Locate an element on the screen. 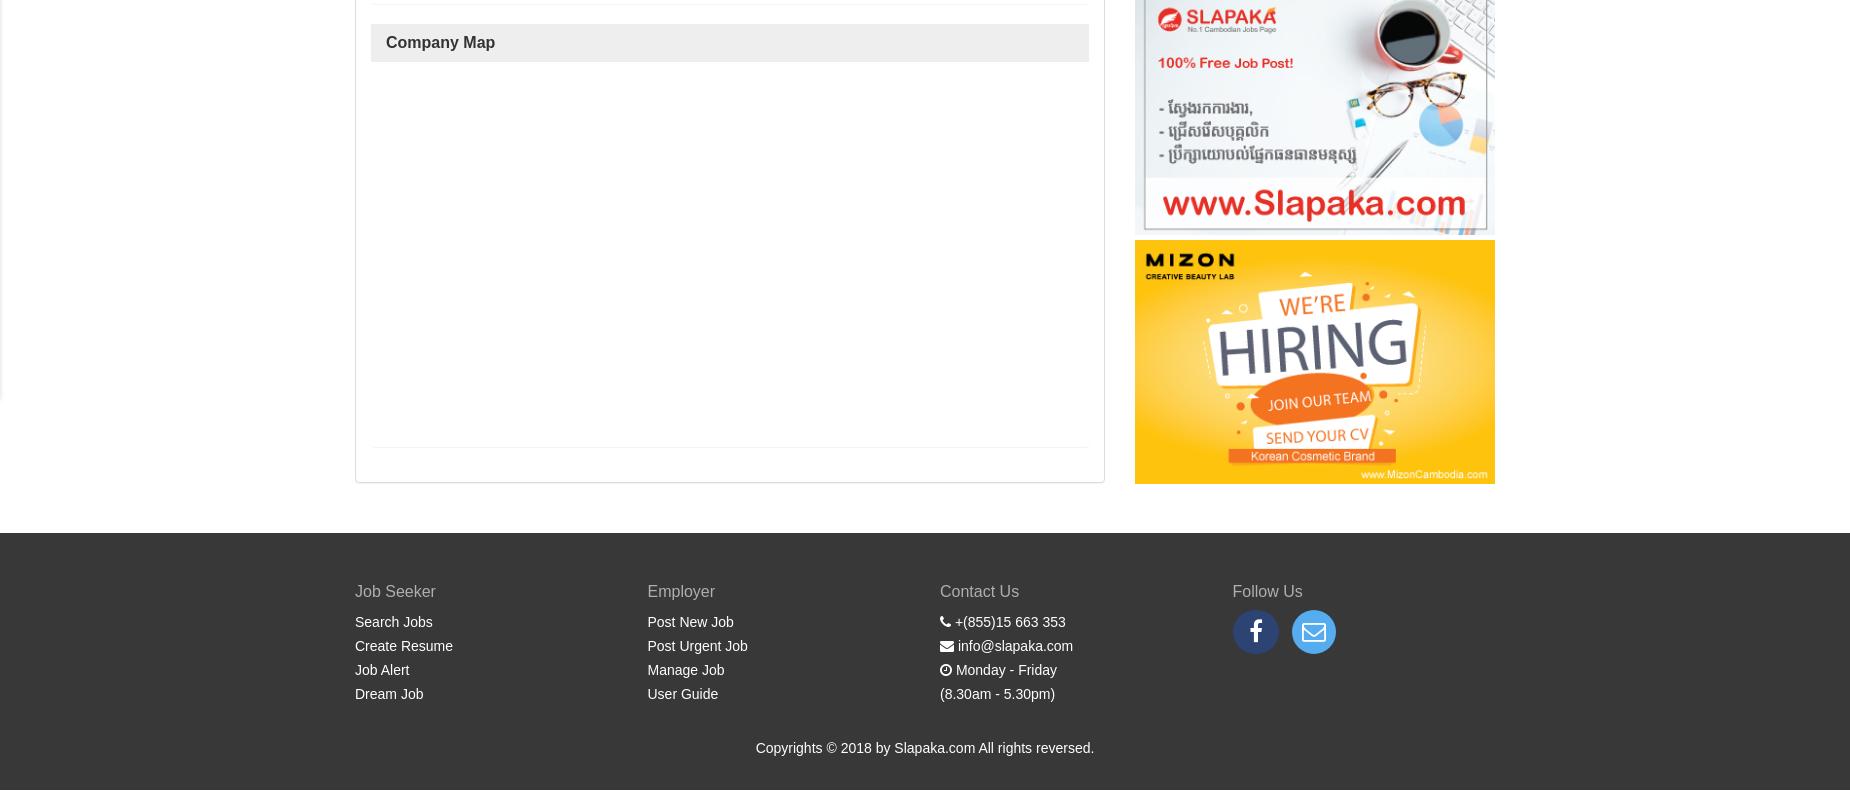 This screenshot has width=1850, height=800. 'Dream Job' is located at coordinates (388, 694).